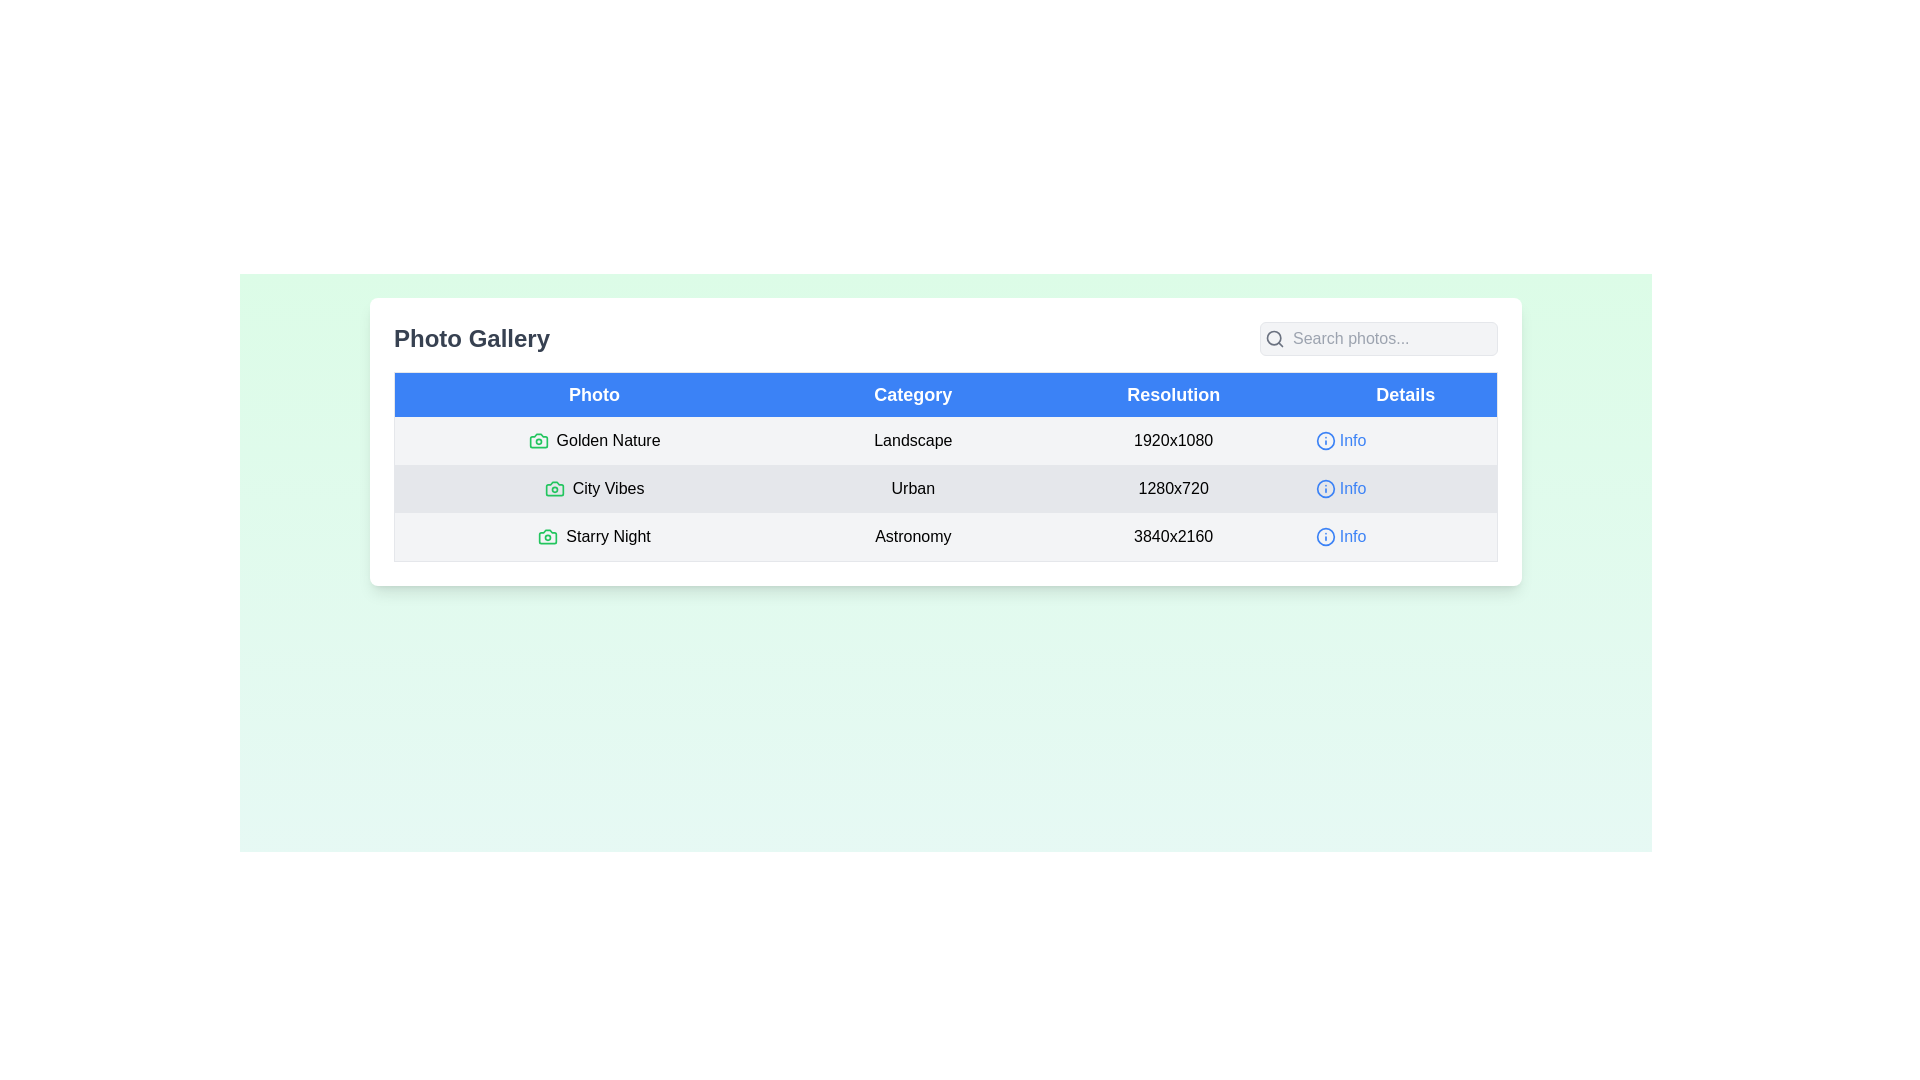  I want to click on the decorative SVG Circle element that forms part of the search magnifying glass icon located near the top-right corner of the application interface, so click(1273, 337).